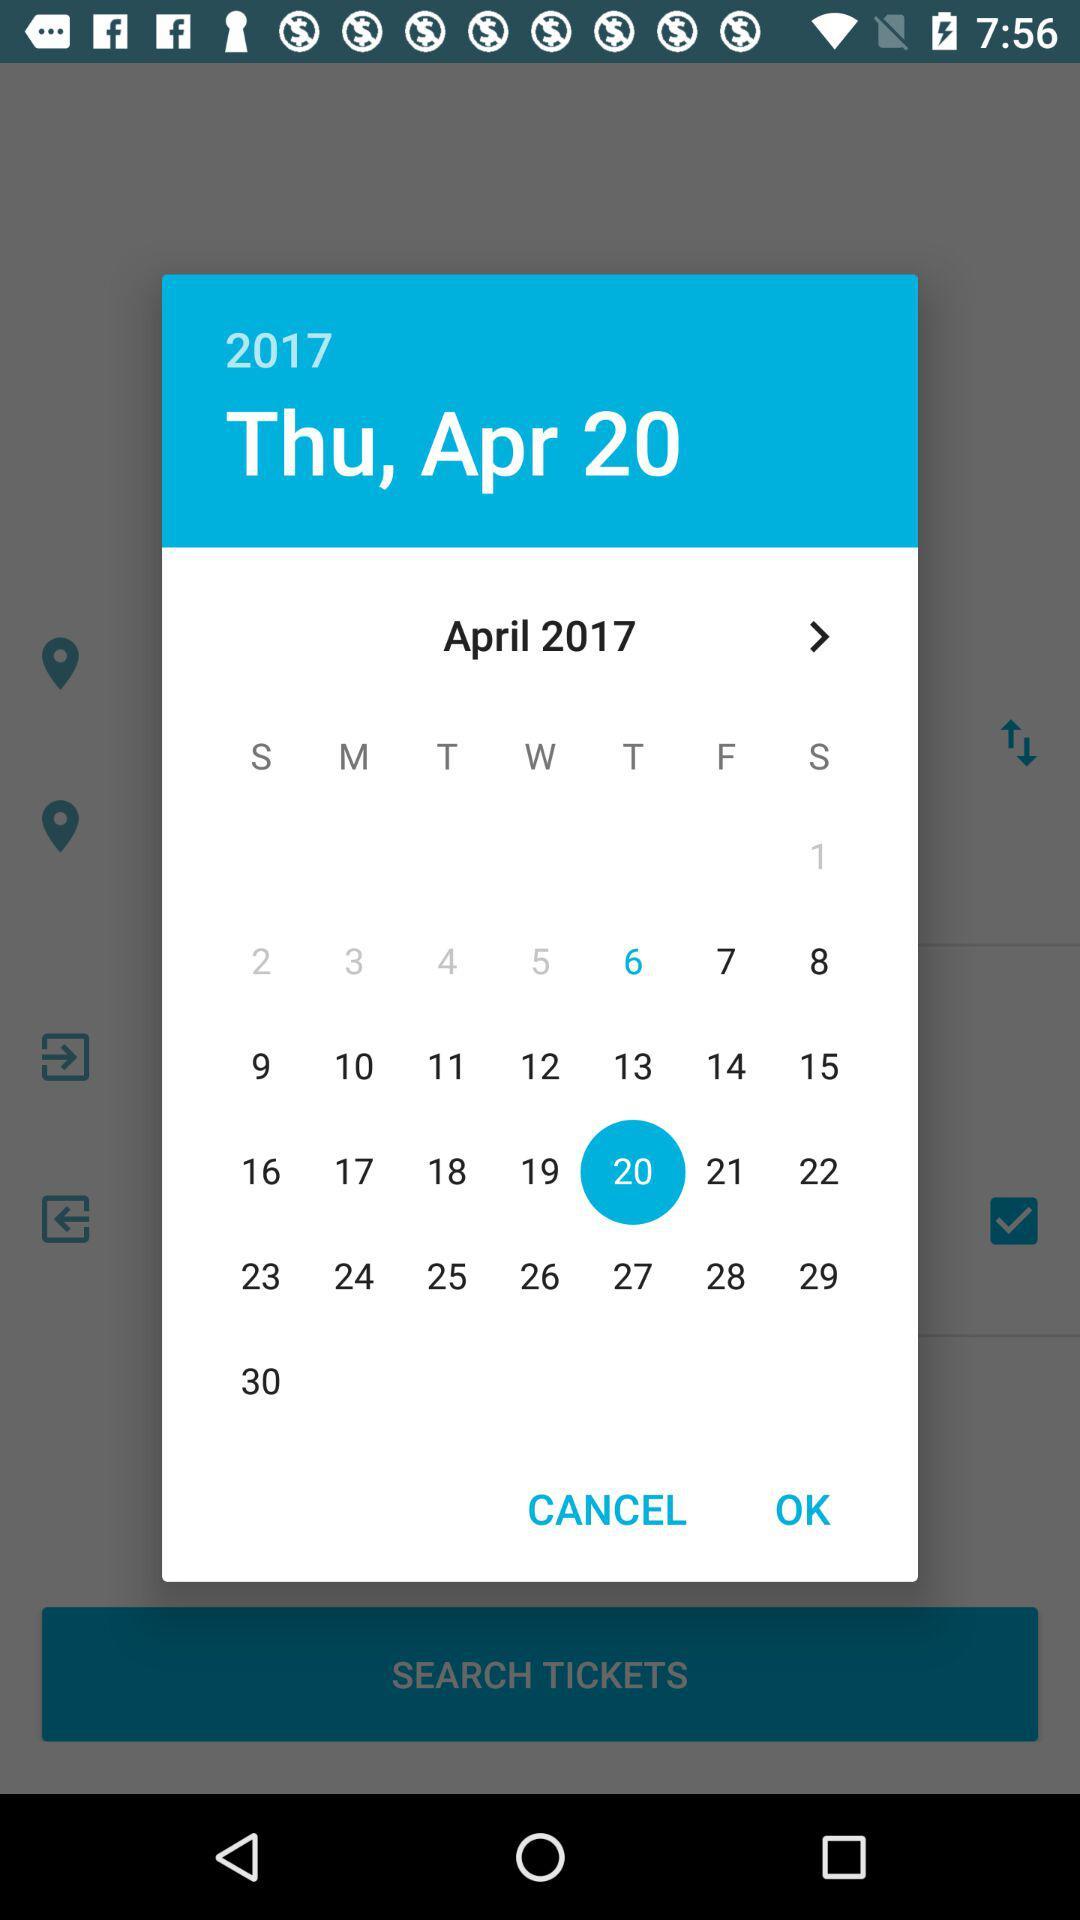 Image resolution: width=1080 pixels, height=1920 pixels. What do you see at coordinates (606, 1508) in the screenshot?
I see `cancel item` at bounding box center [606, 1508].